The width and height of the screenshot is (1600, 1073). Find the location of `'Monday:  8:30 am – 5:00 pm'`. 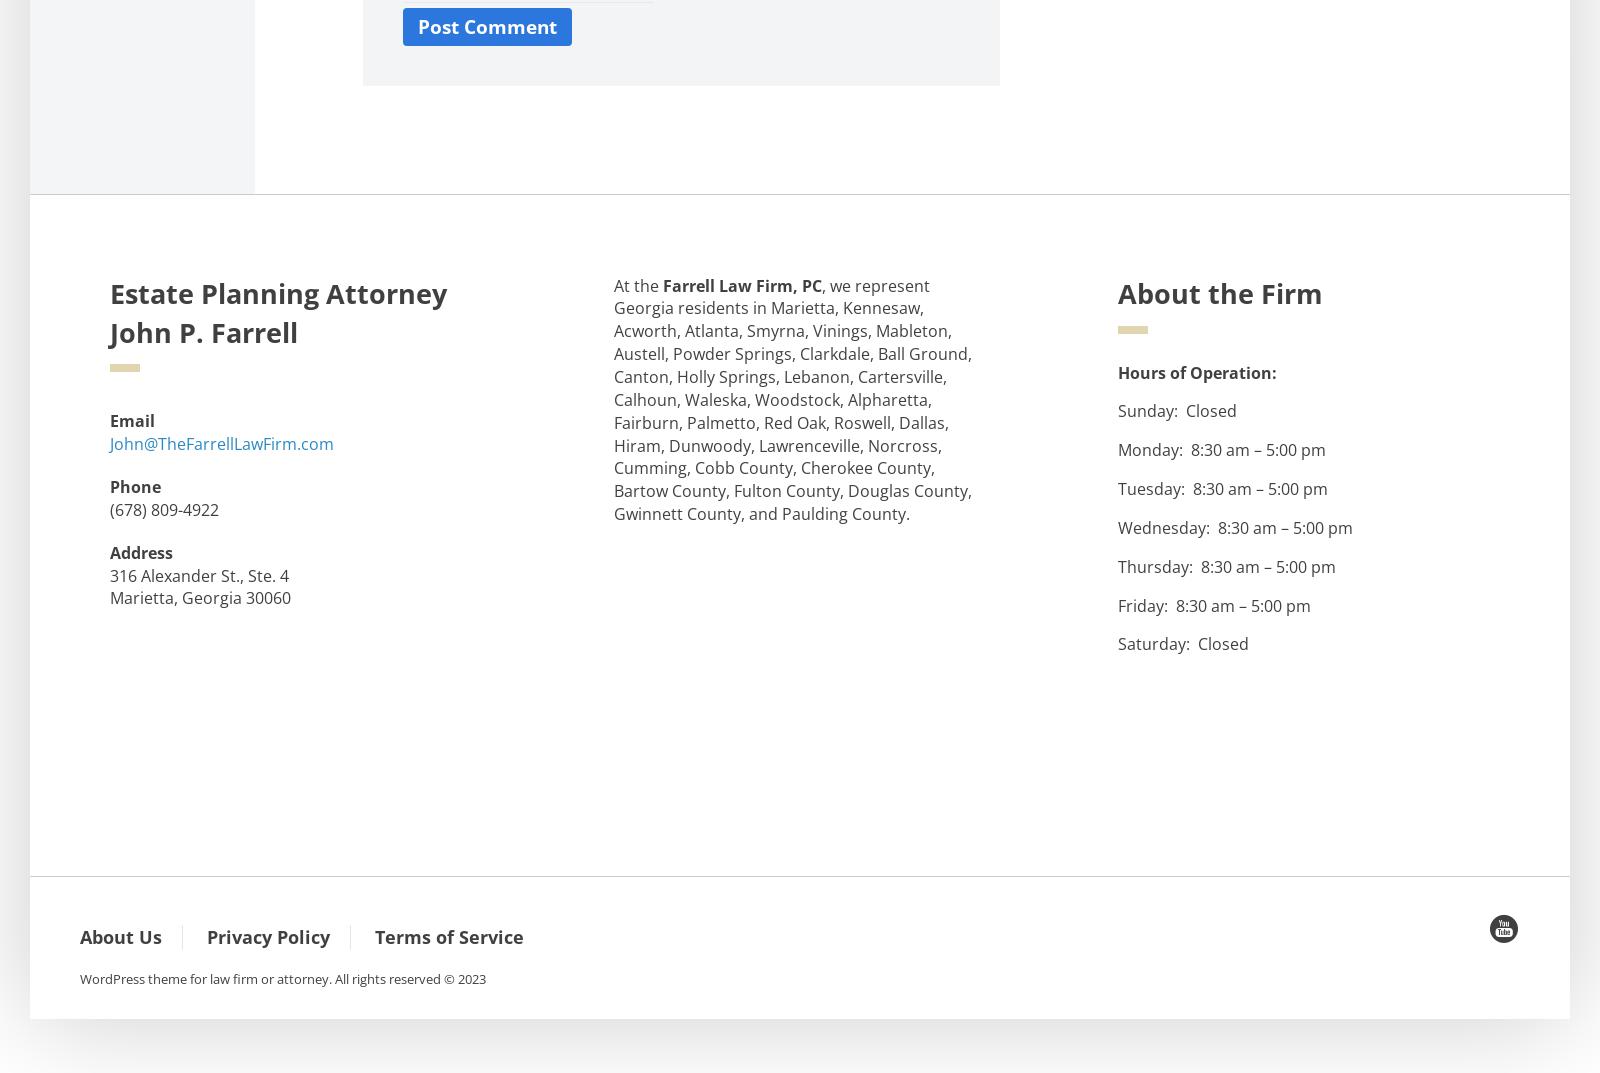

'Monday:  8:30 am – 5:00 pm' is located at coordinates (1220, 450).